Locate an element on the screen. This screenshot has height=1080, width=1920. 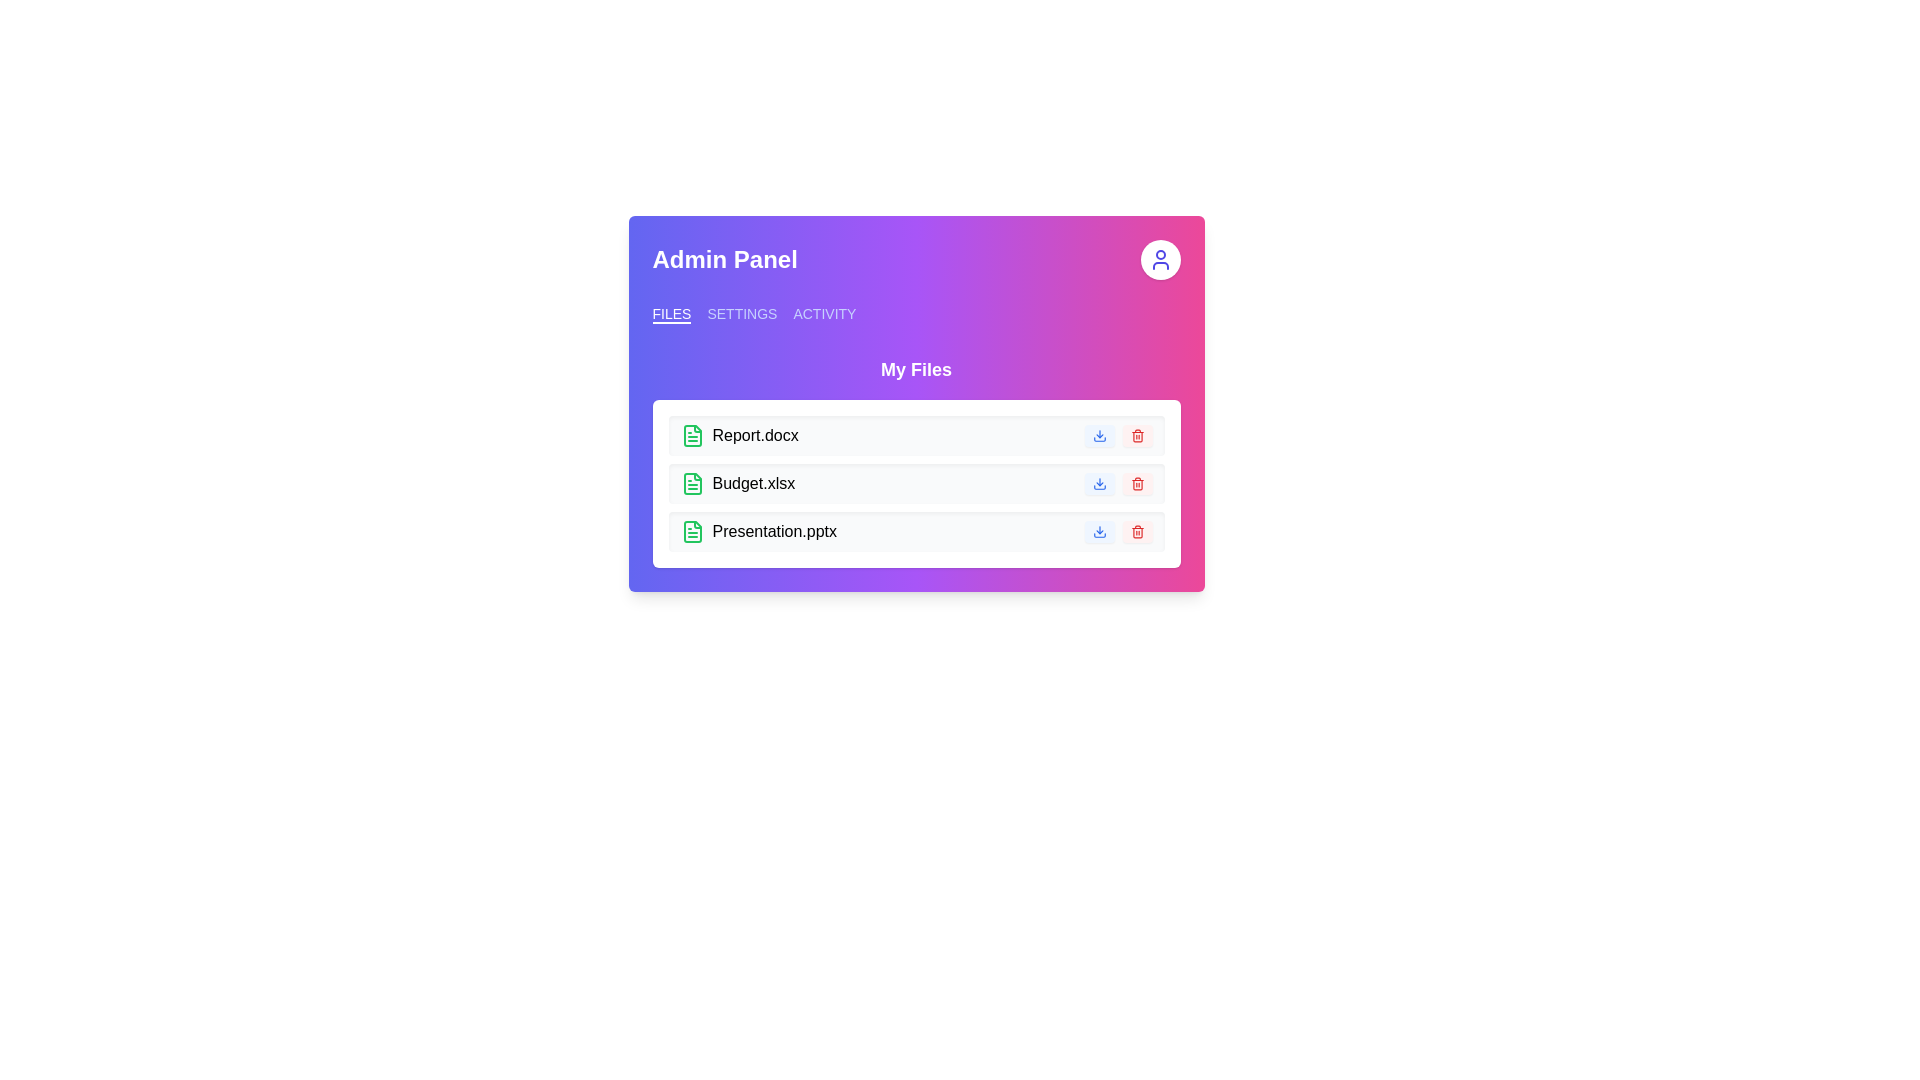
the 'FILES' tab in the Tab navigation menu located at the top-center of the Admin Panel is located at coordinates (915, 313).